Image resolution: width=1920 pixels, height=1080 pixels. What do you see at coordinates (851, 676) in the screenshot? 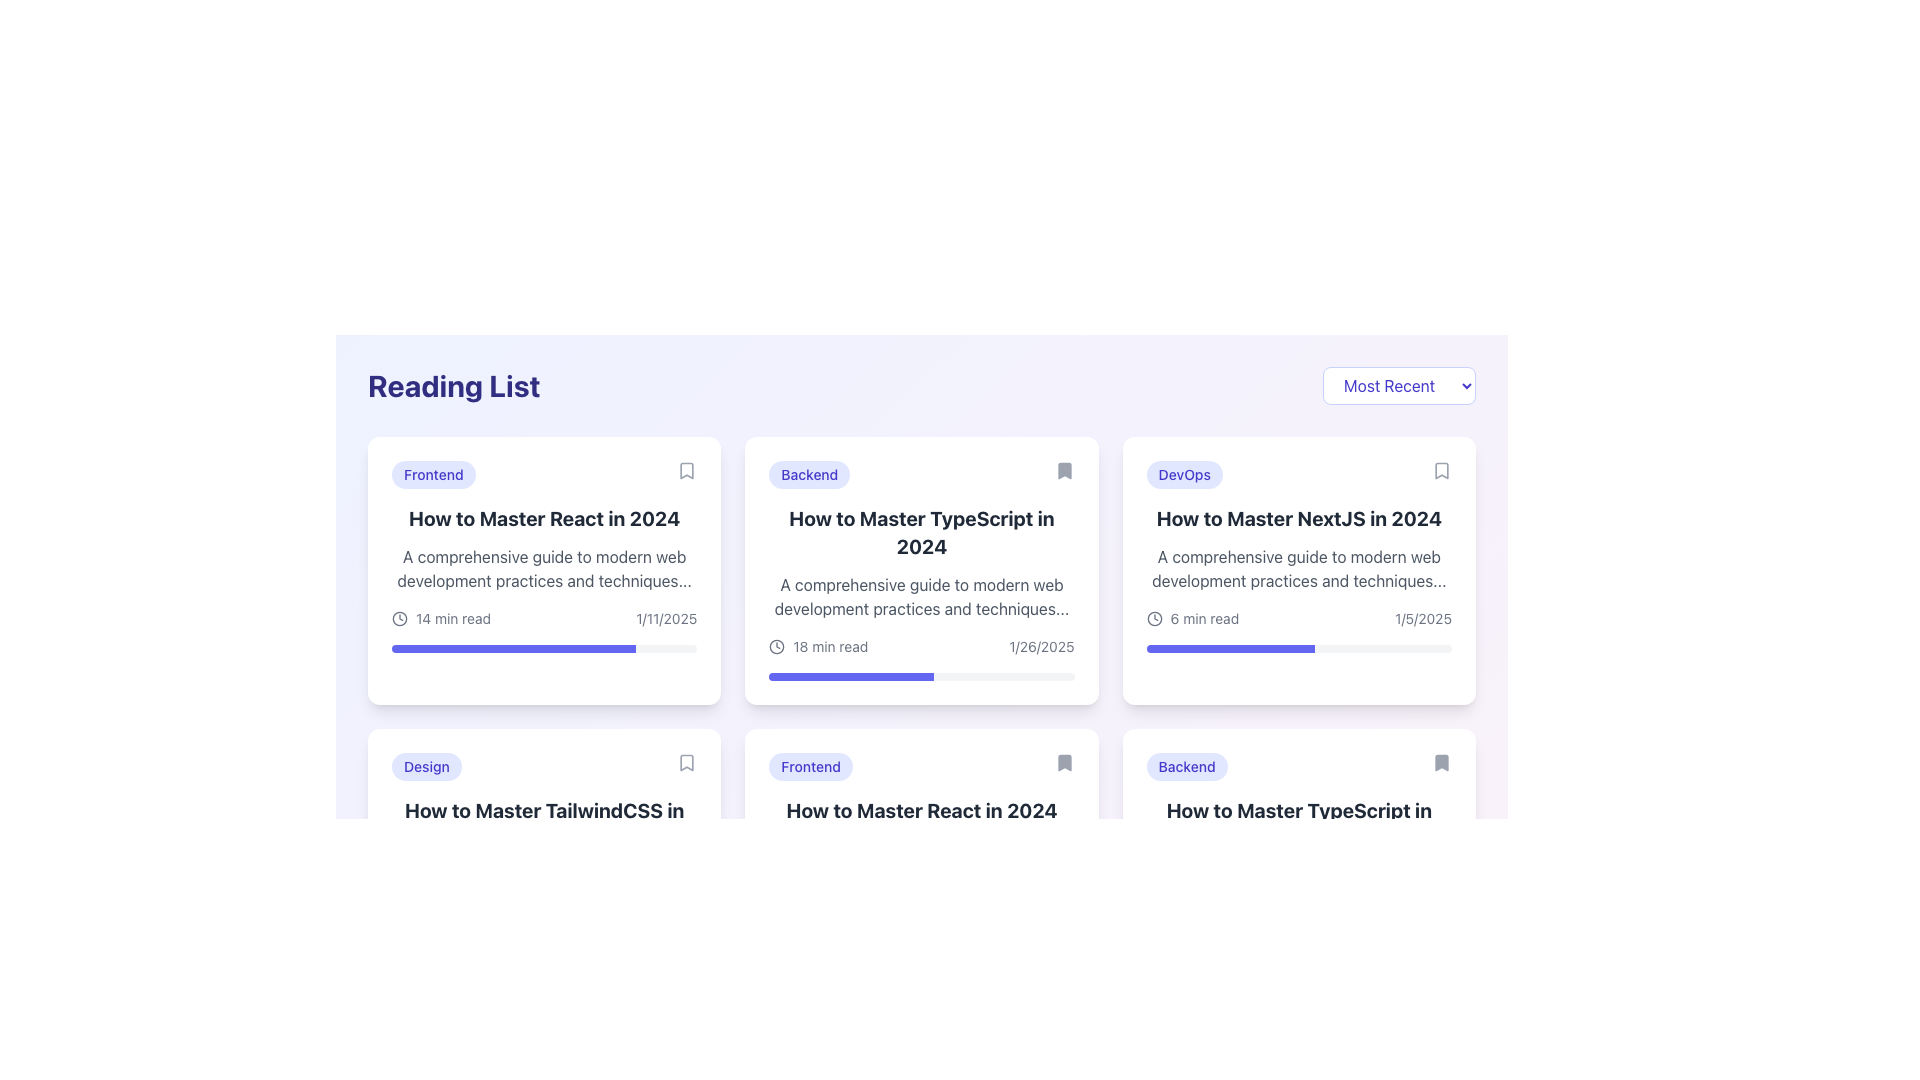
I see `the visual progress level of the progress bar located at the bottom of the card titled 'How to Master TypeScript in 2024', positioned directly above the reading time text` at bounding box center [851, 676].